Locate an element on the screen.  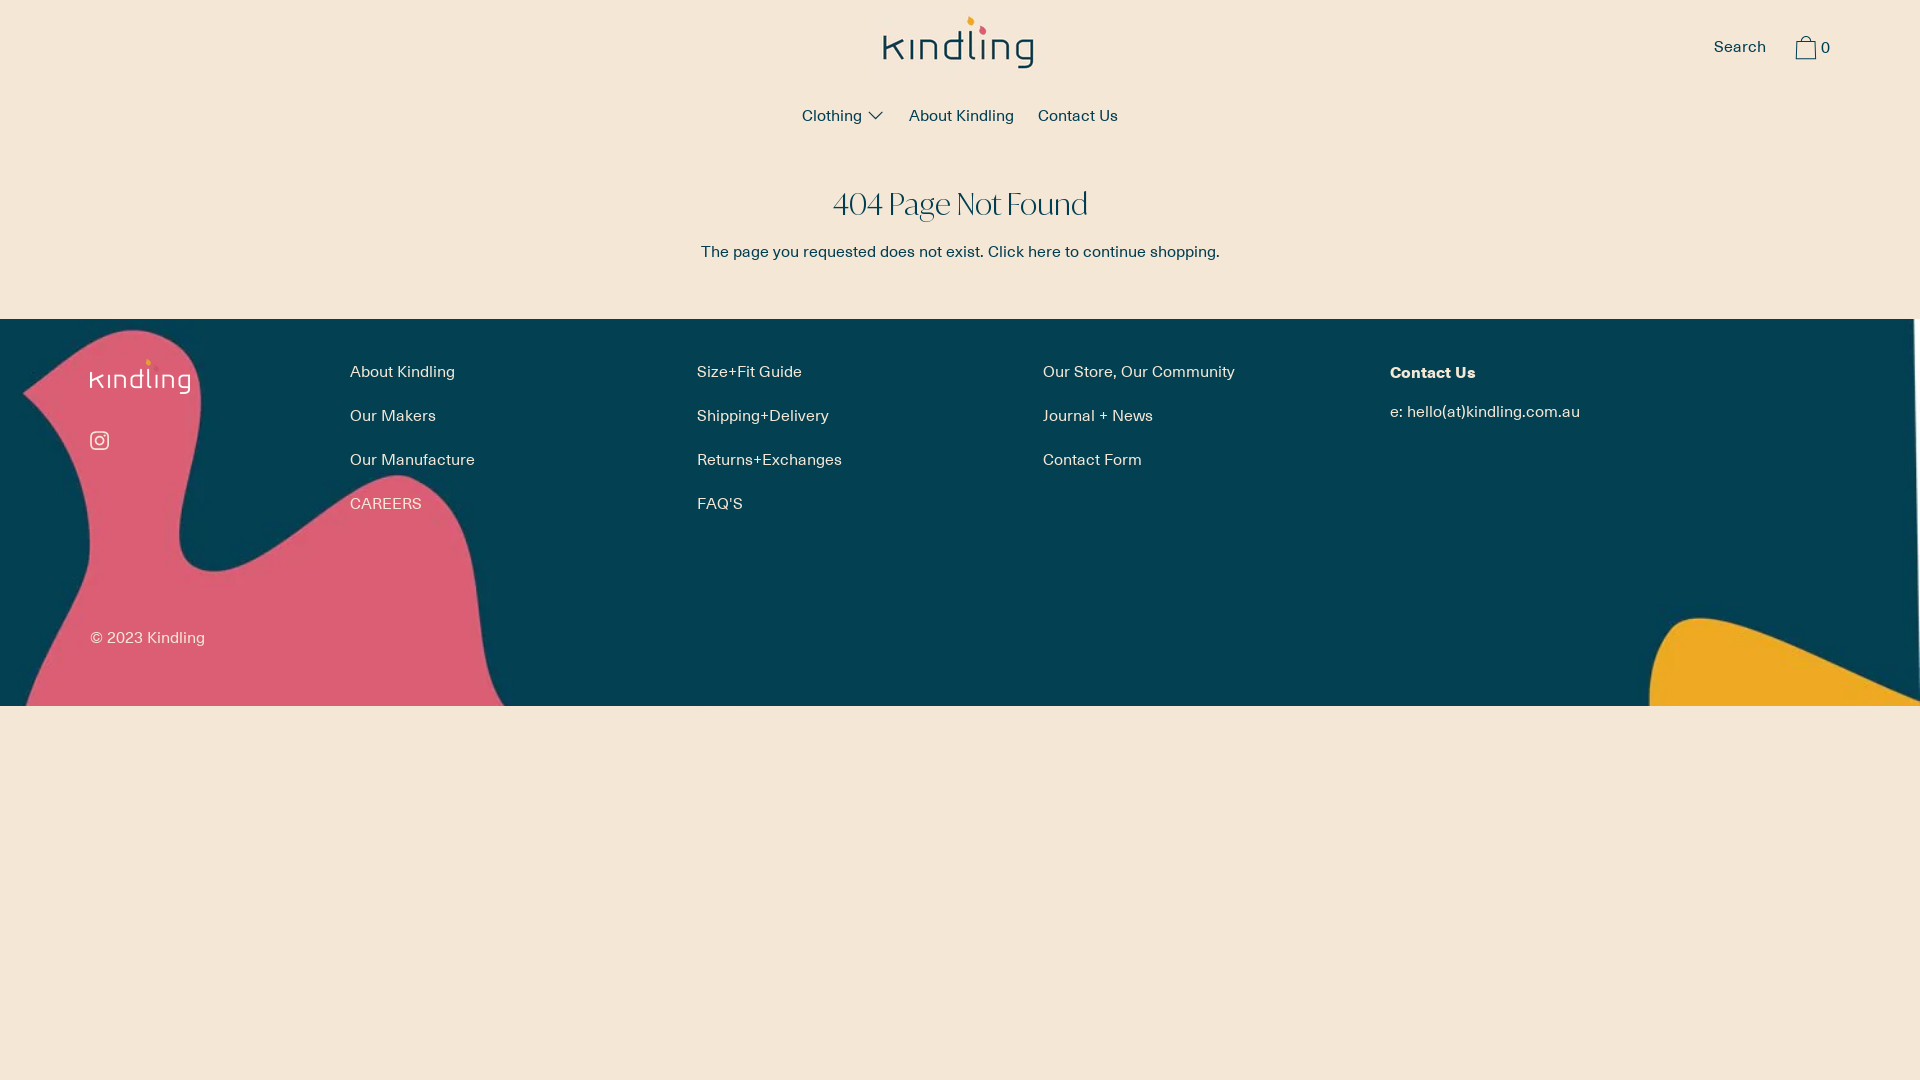
'Our Store, Our Community' is located at coordinates (1138, 370).